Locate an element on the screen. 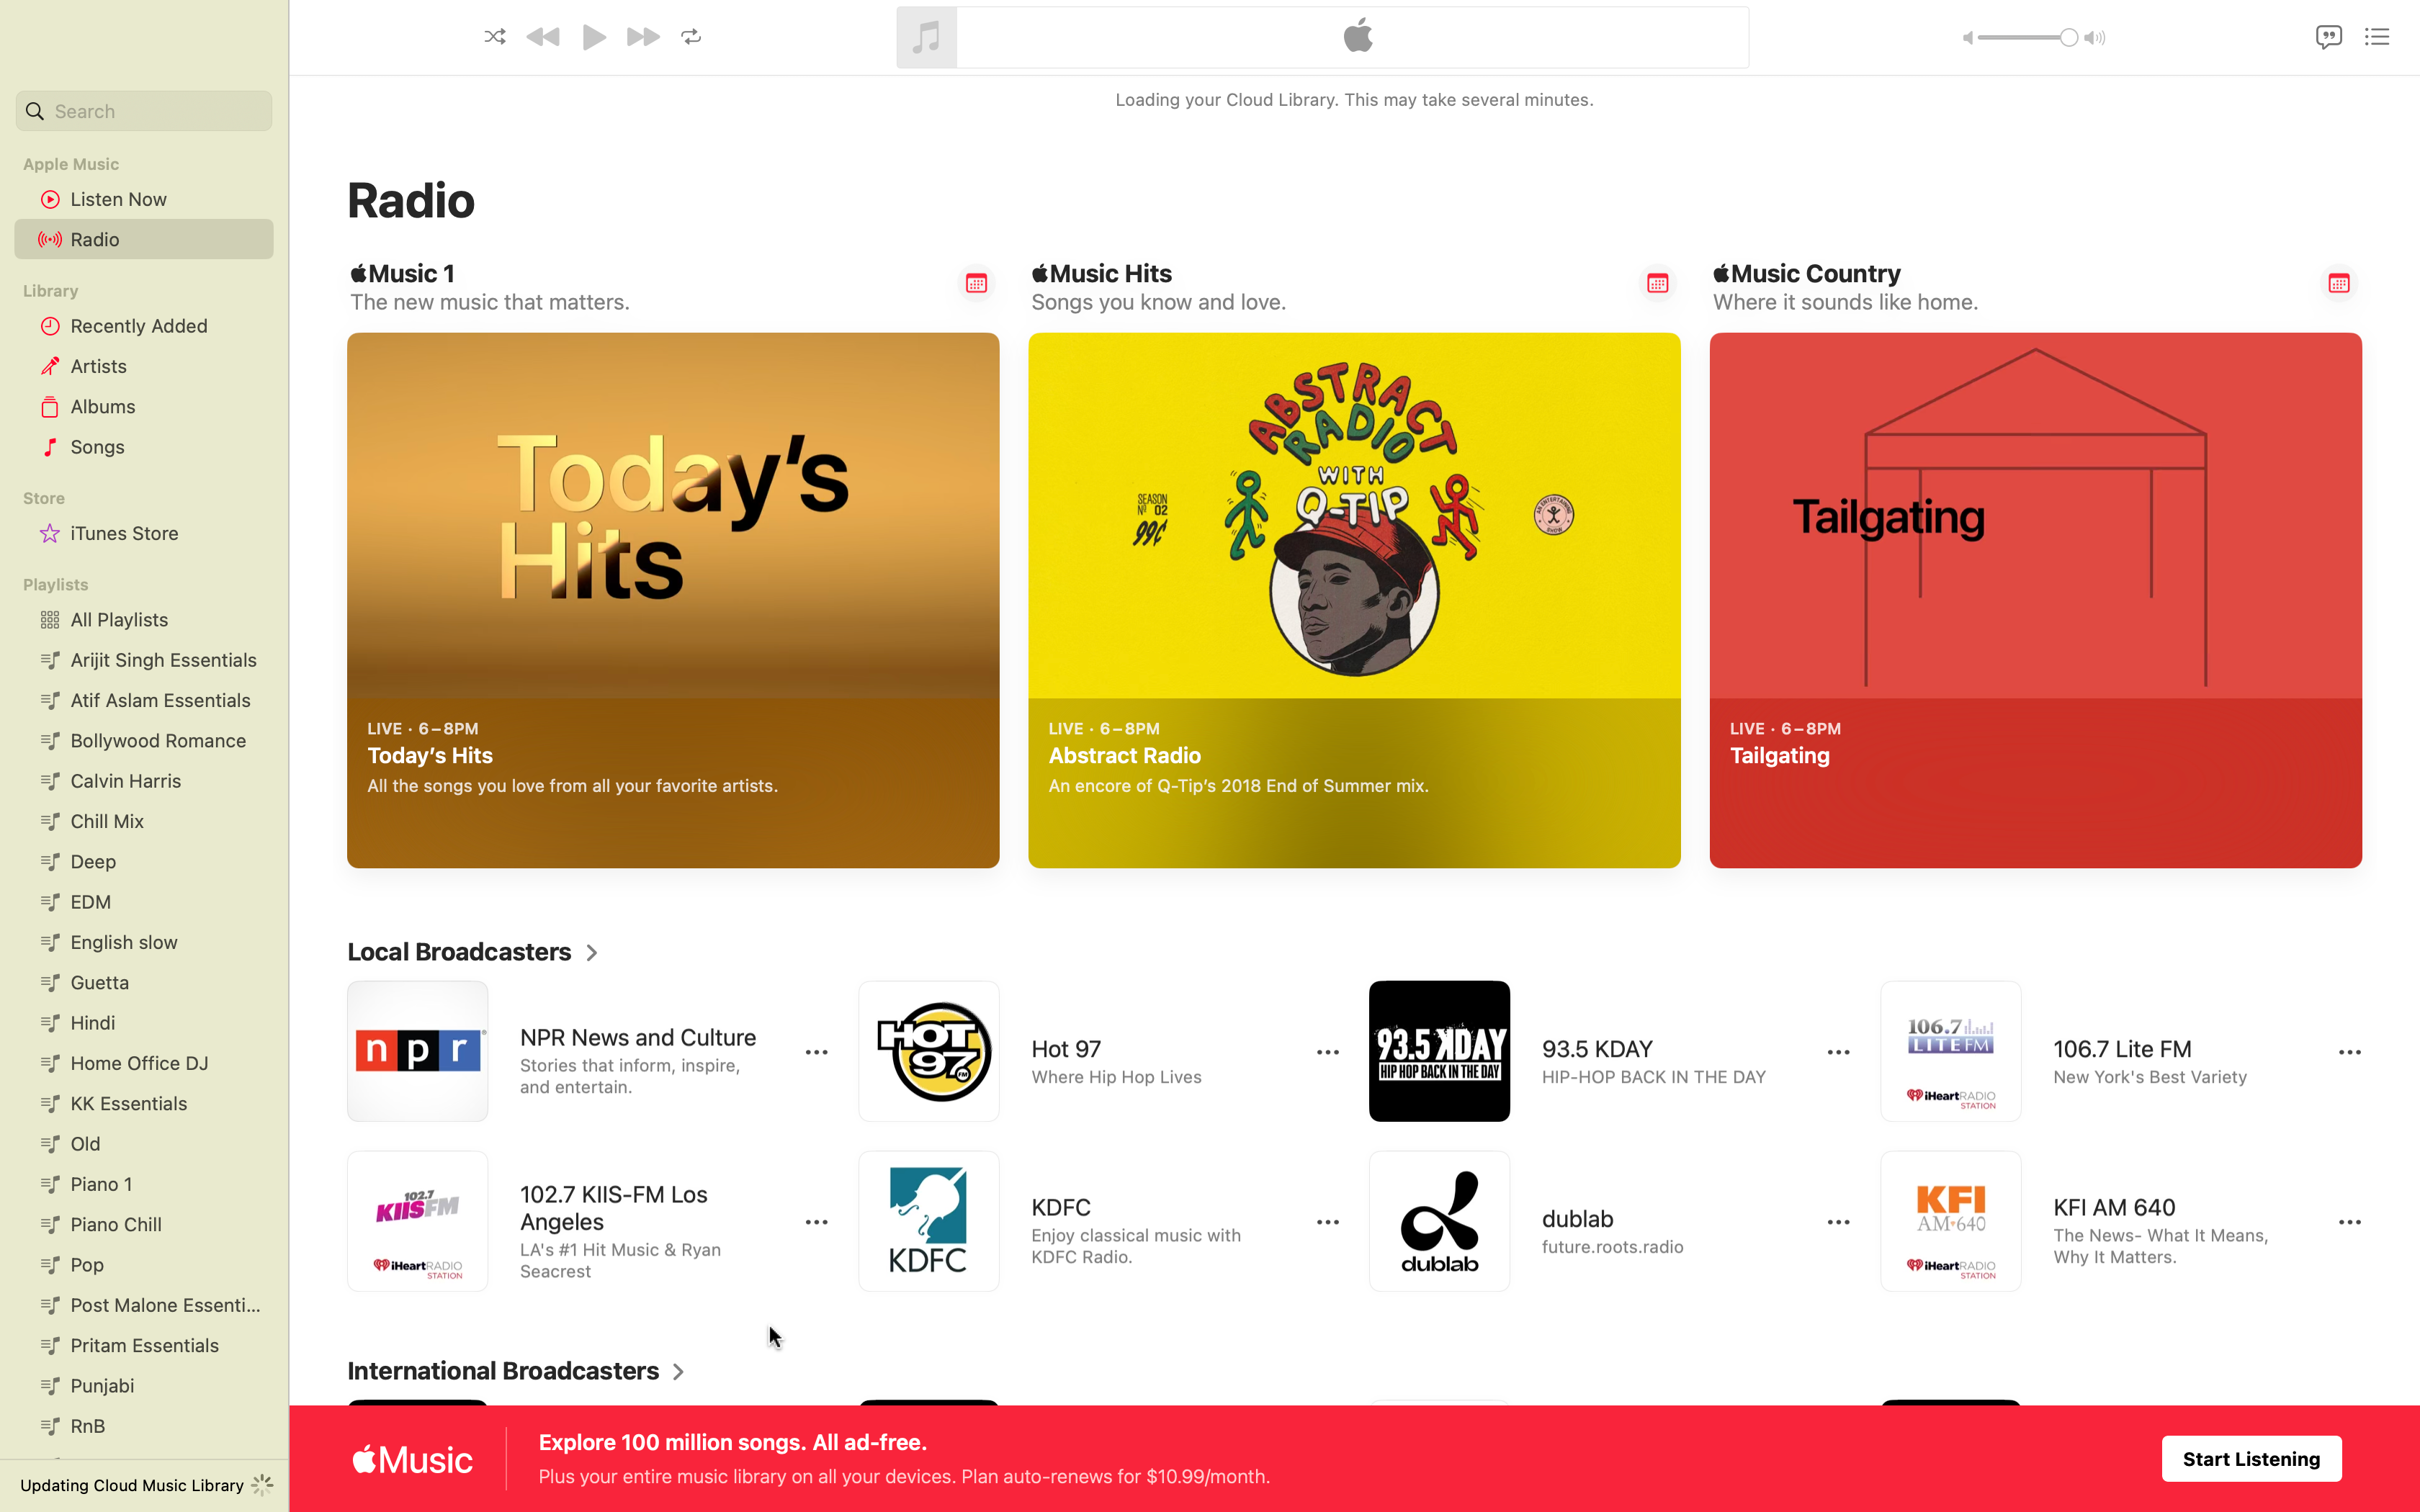 This screenshot has height=1512, width=2420. 93.5 KDAY is located at coordinates (1590, 1051).